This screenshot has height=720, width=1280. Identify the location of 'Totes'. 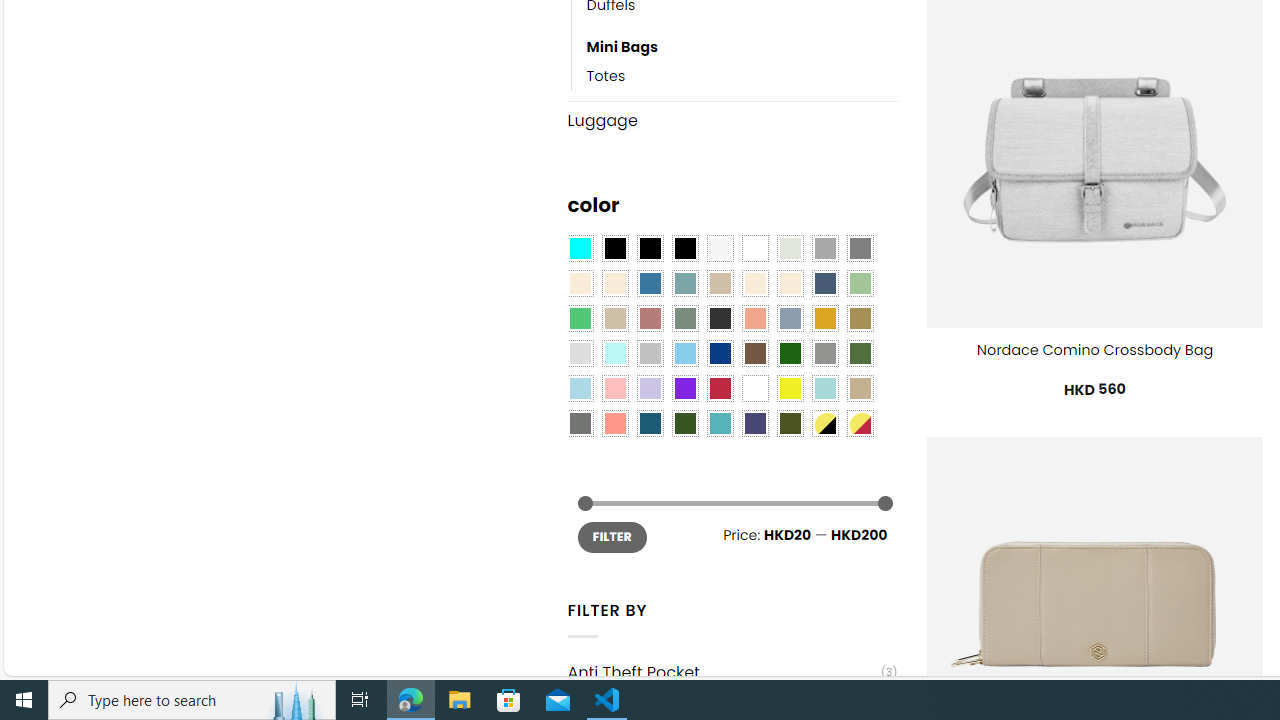
(741, 76).